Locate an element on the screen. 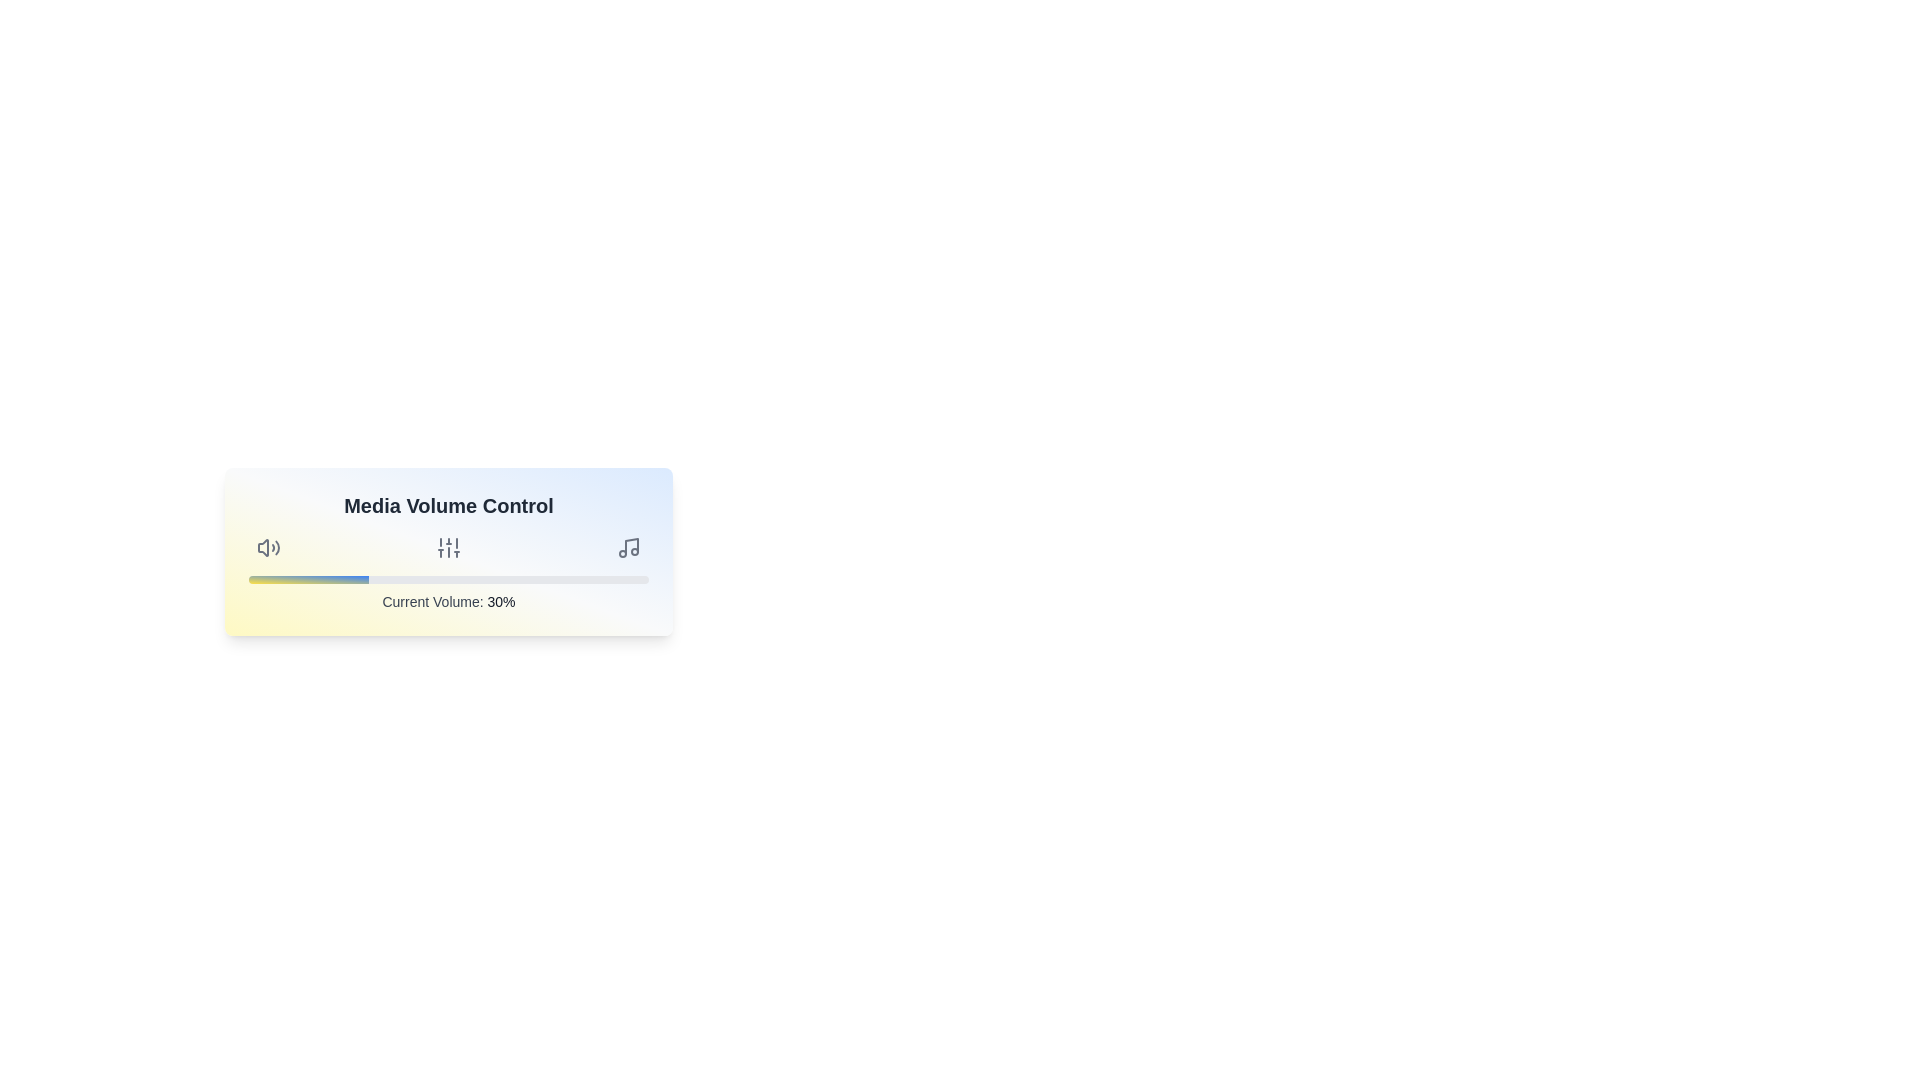 The height and width of the screenshot is (1080, 1920). the left-pointing speaker icon located at the far left of a horizontal row of three icons in the upper section of the interface is located at coordinates (262, 547).